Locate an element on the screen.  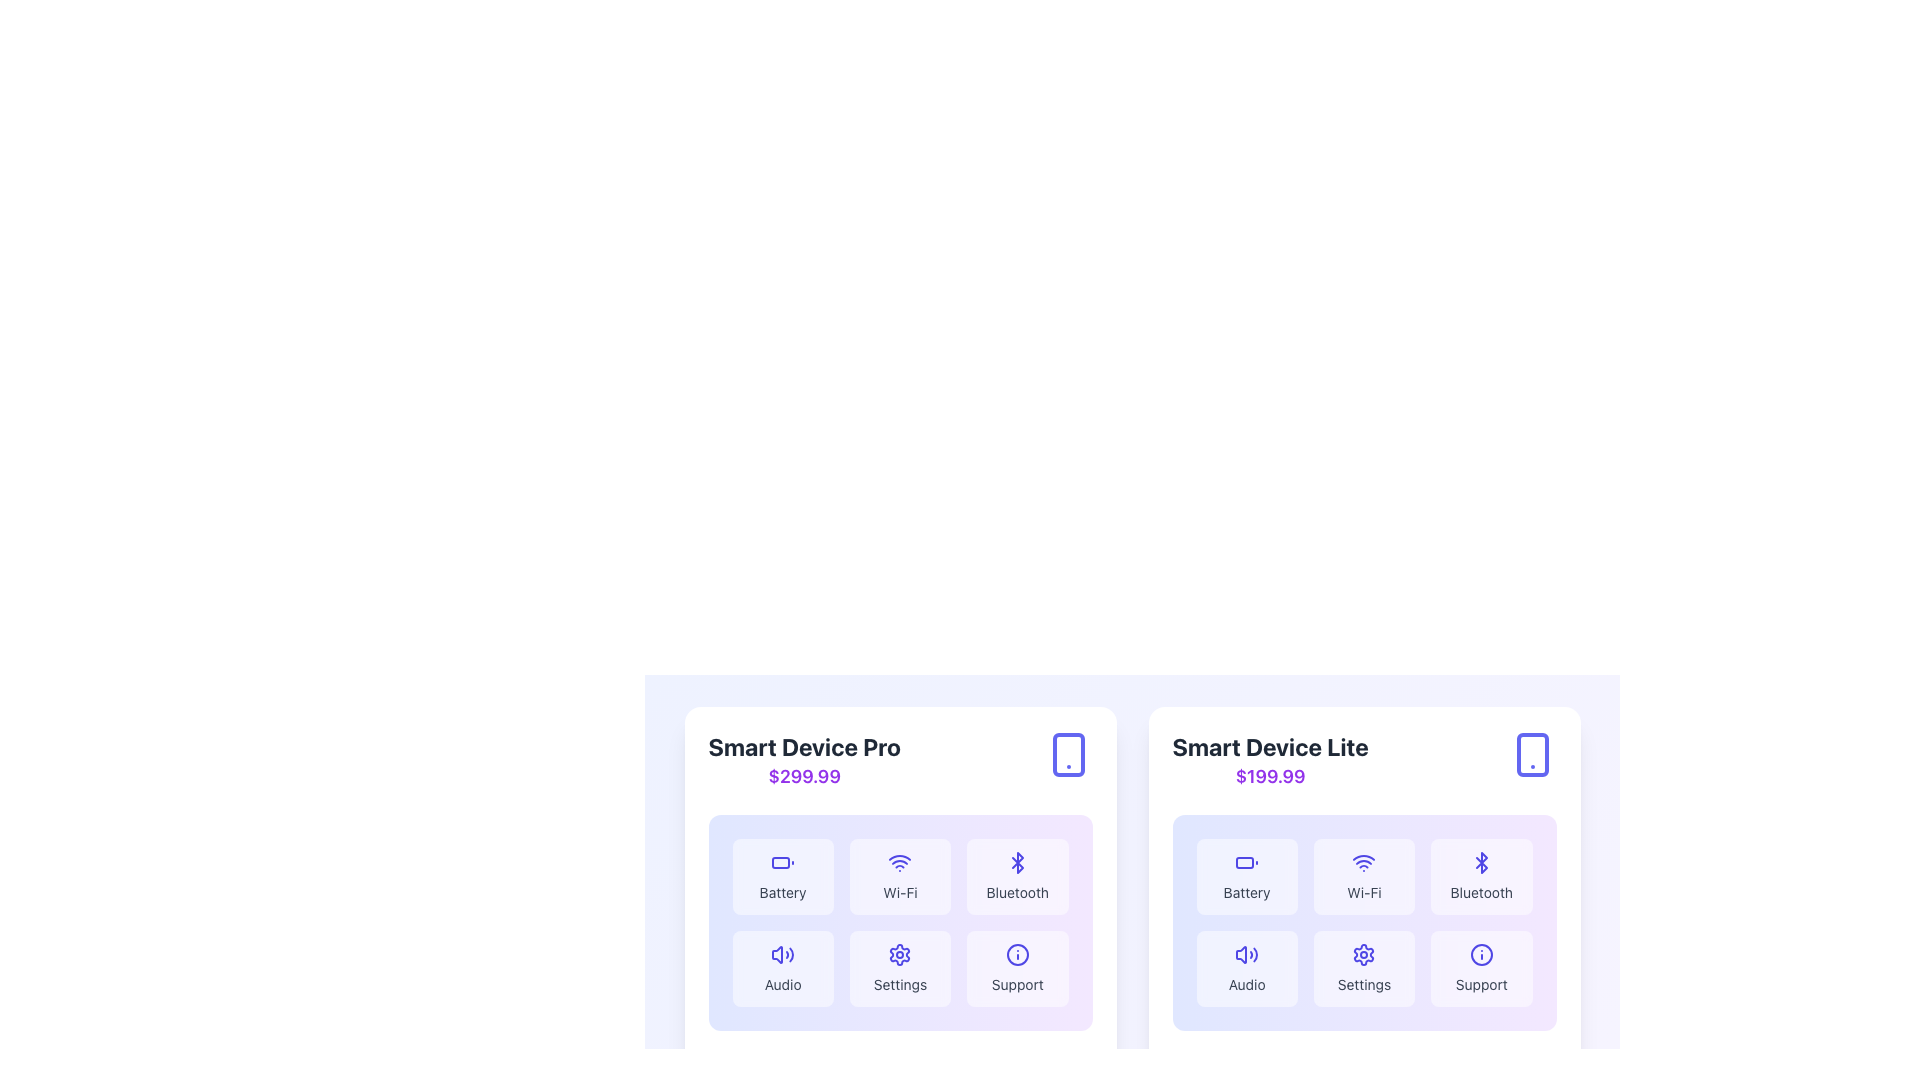
the button labeled 'Battery' with a battery icon above it, located in the 'Smart Device Pro' card for more information is located at coordinates (782, 875).